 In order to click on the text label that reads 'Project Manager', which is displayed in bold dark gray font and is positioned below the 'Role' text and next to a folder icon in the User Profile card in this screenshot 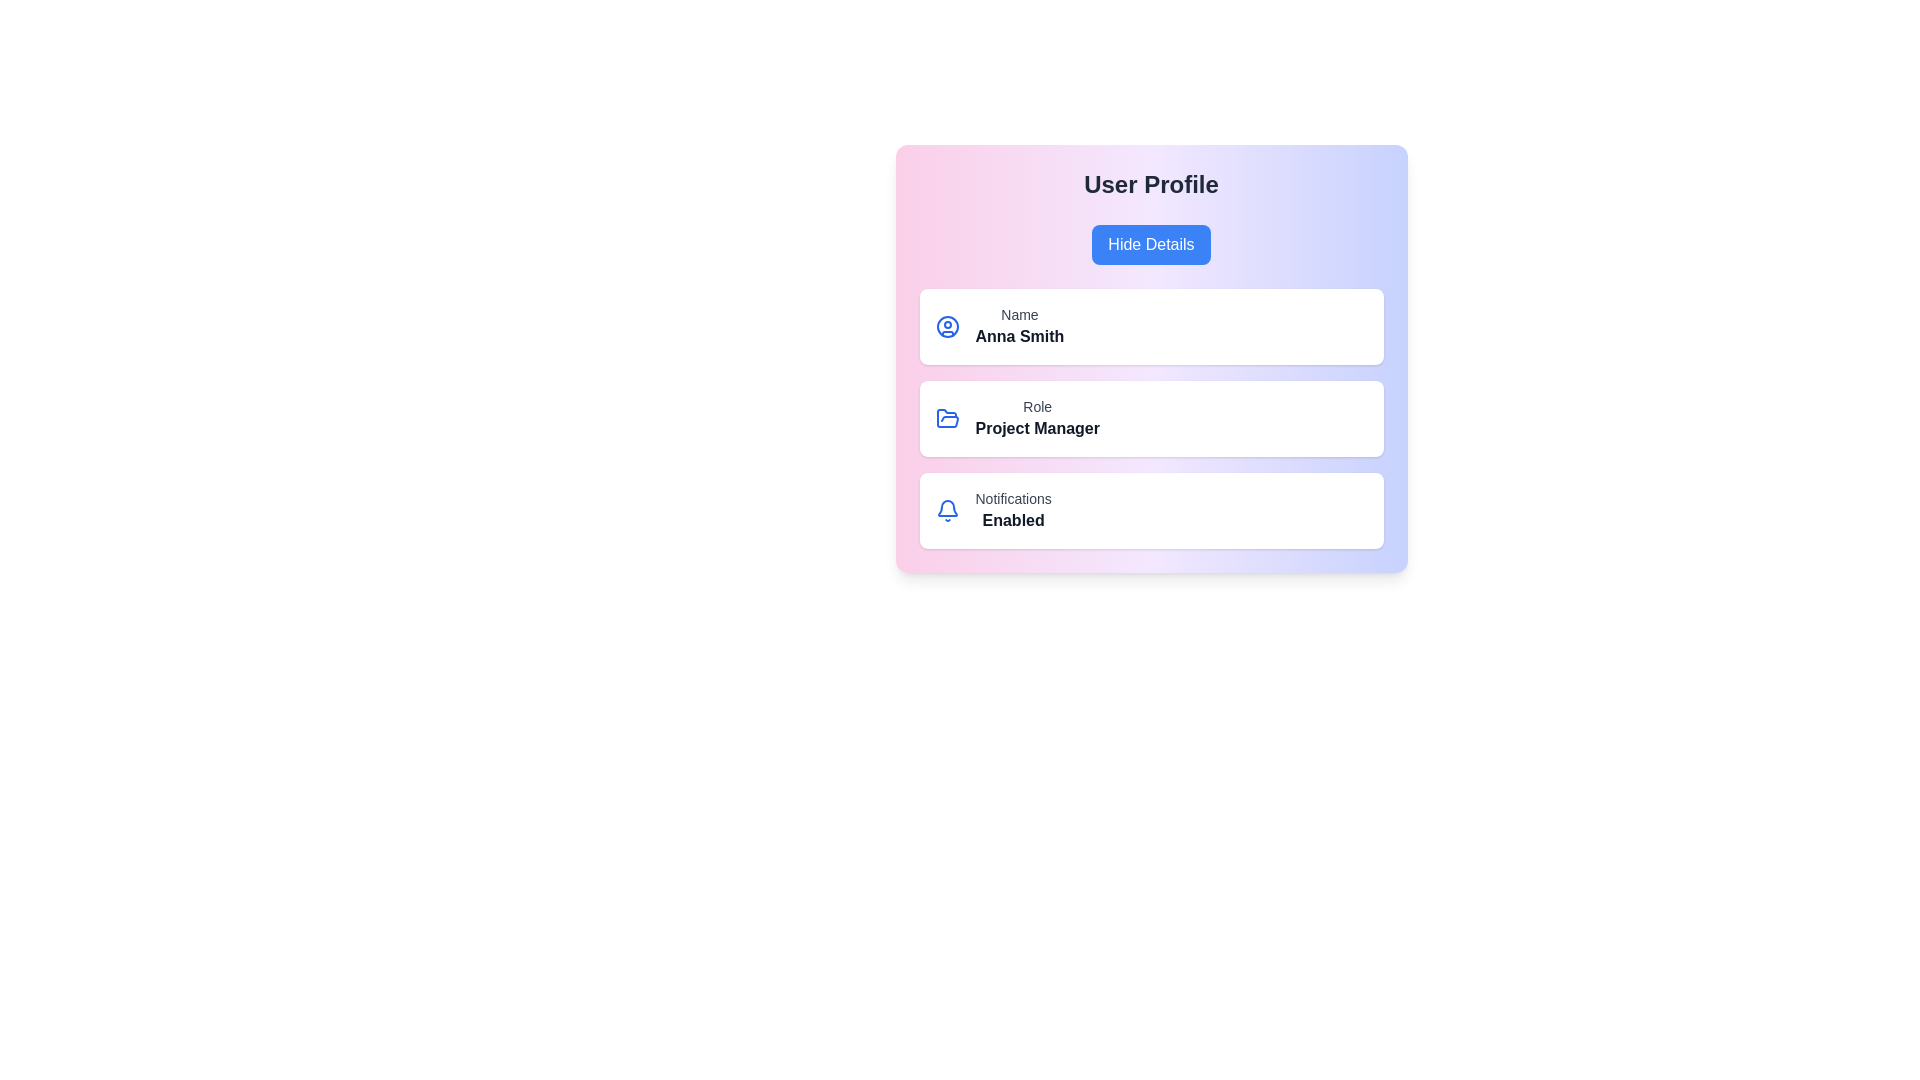, I will do `click(1037, 427)`.